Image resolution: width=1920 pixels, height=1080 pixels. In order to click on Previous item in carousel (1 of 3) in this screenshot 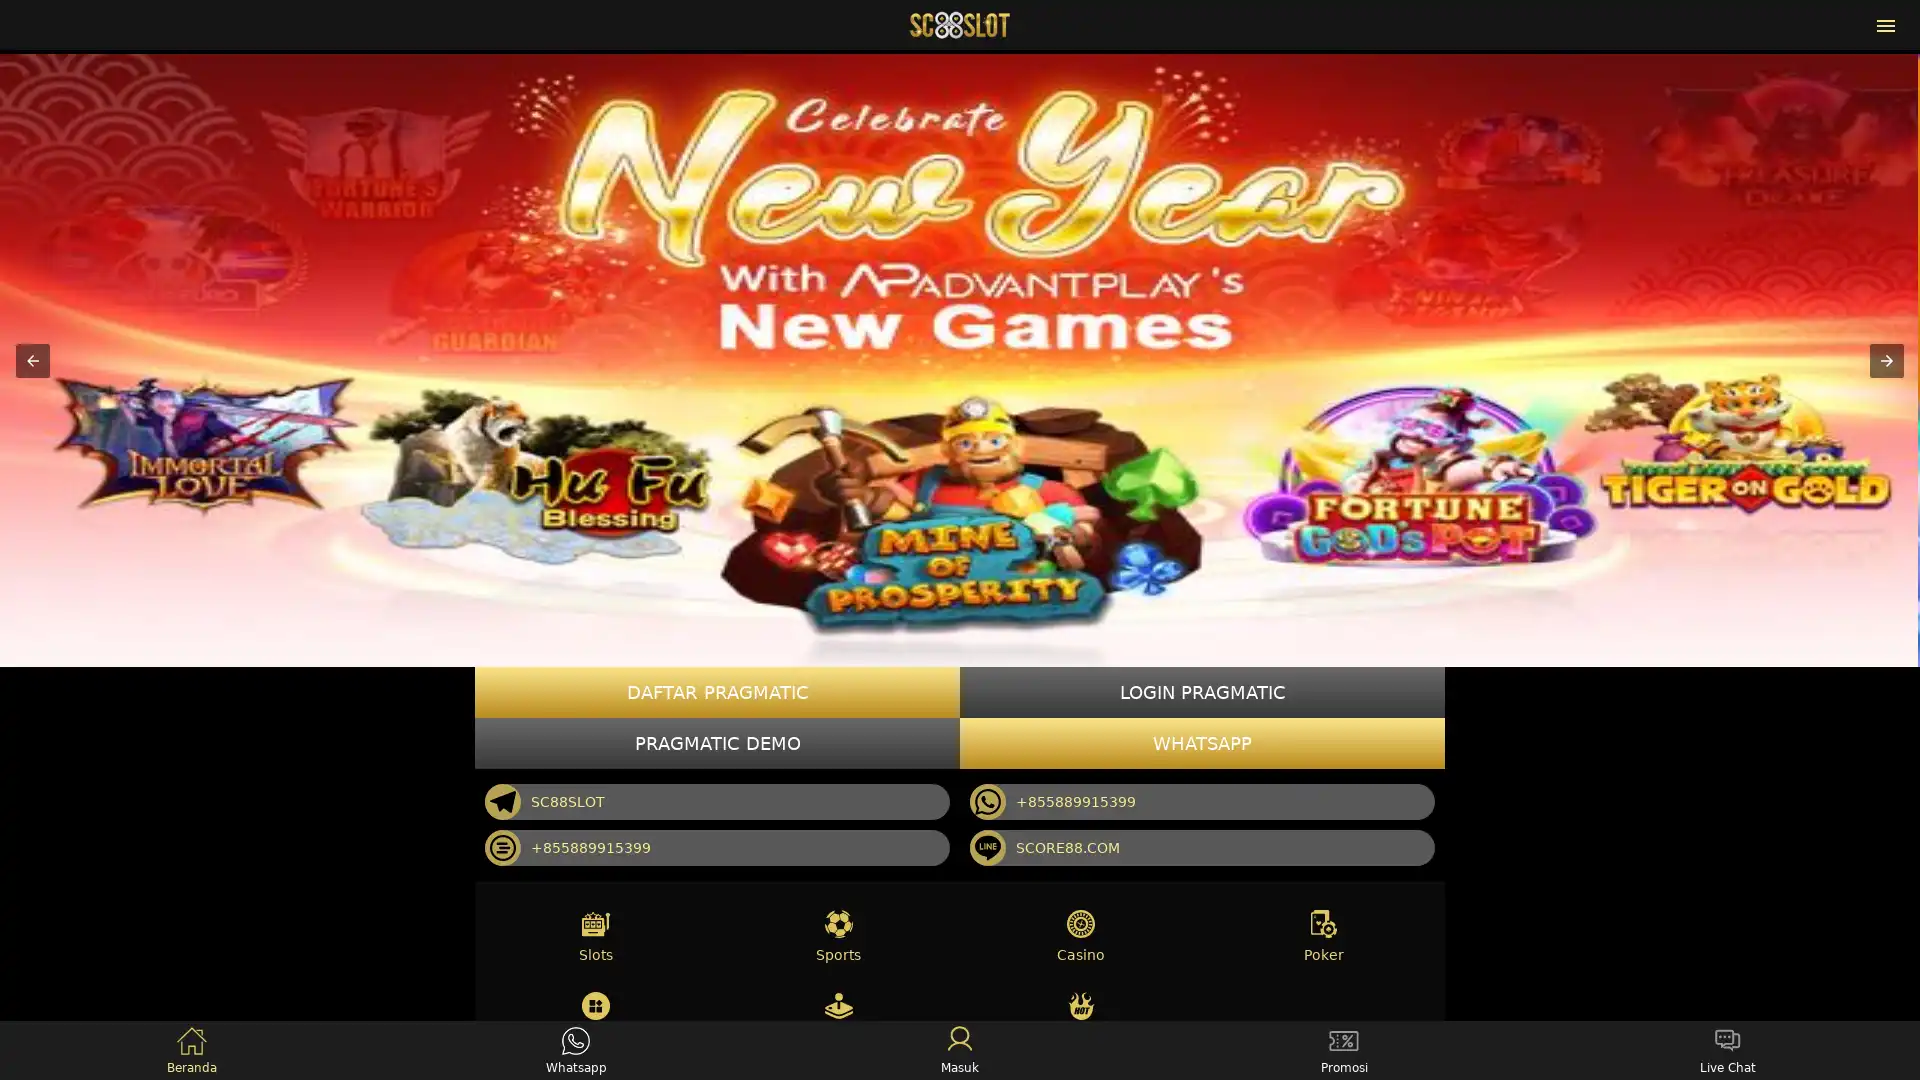, I will do `click(33, 358)`.